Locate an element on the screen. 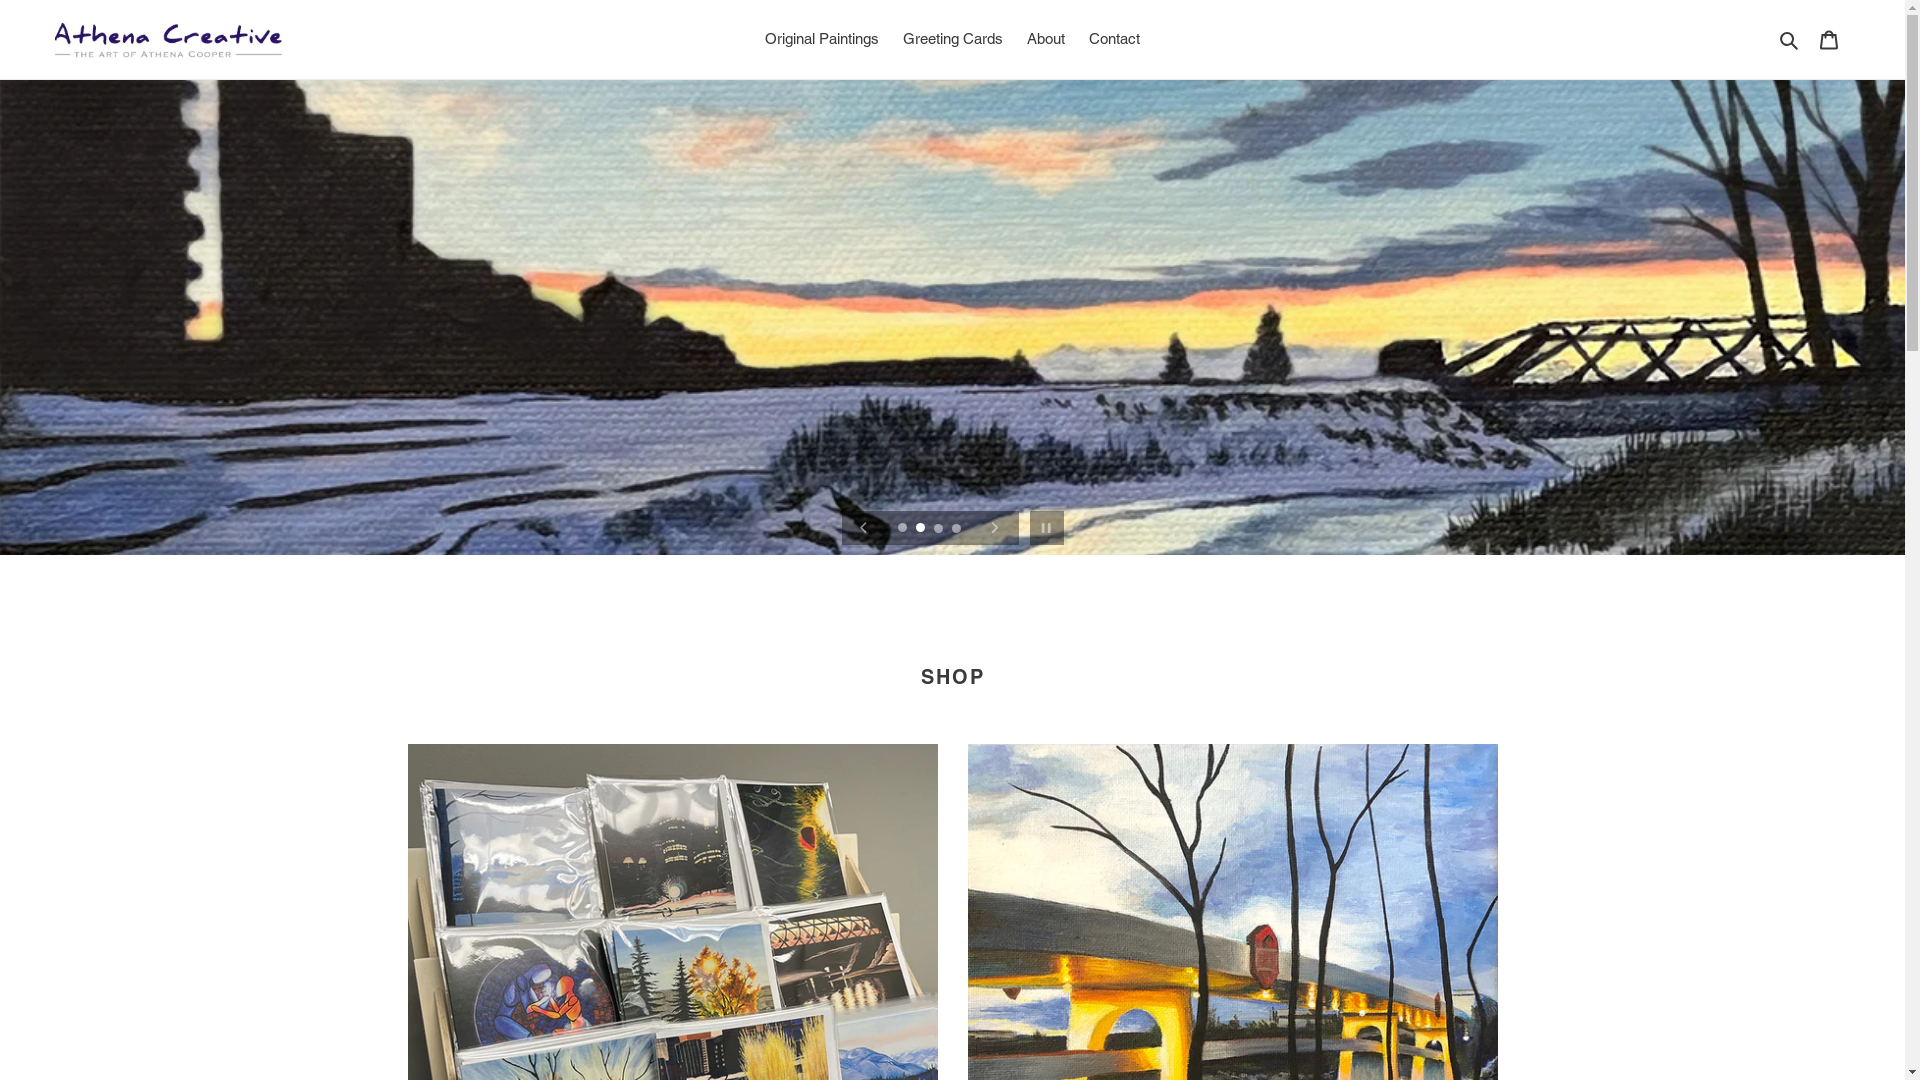 The image size is (1920, 1080). 'Search' is located at coordinates (1790, 39).